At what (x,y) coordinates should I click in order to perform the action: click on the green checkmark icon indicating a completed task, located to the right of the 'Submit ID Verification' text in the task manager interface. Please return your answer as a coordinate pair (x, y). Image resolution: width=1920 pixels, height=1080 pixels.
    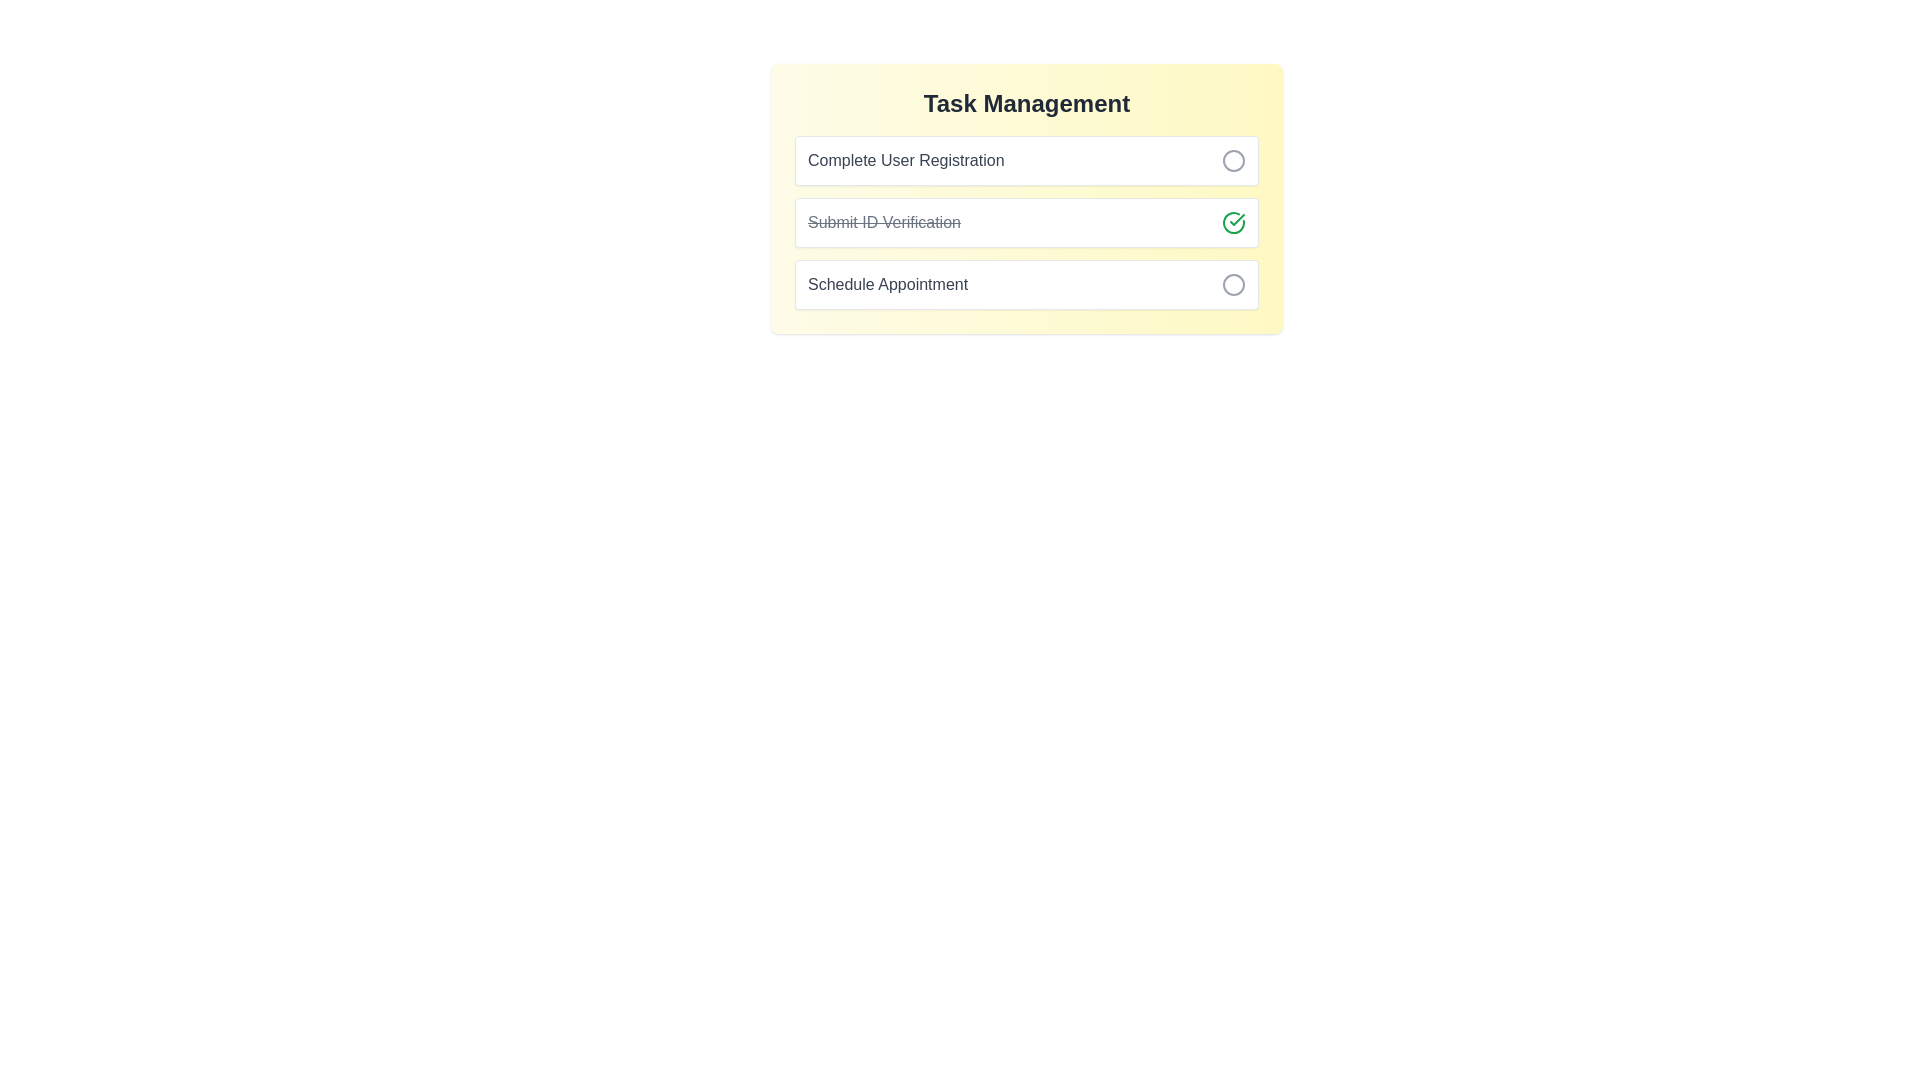
    Looking at the image, I should click on (1236, 219).